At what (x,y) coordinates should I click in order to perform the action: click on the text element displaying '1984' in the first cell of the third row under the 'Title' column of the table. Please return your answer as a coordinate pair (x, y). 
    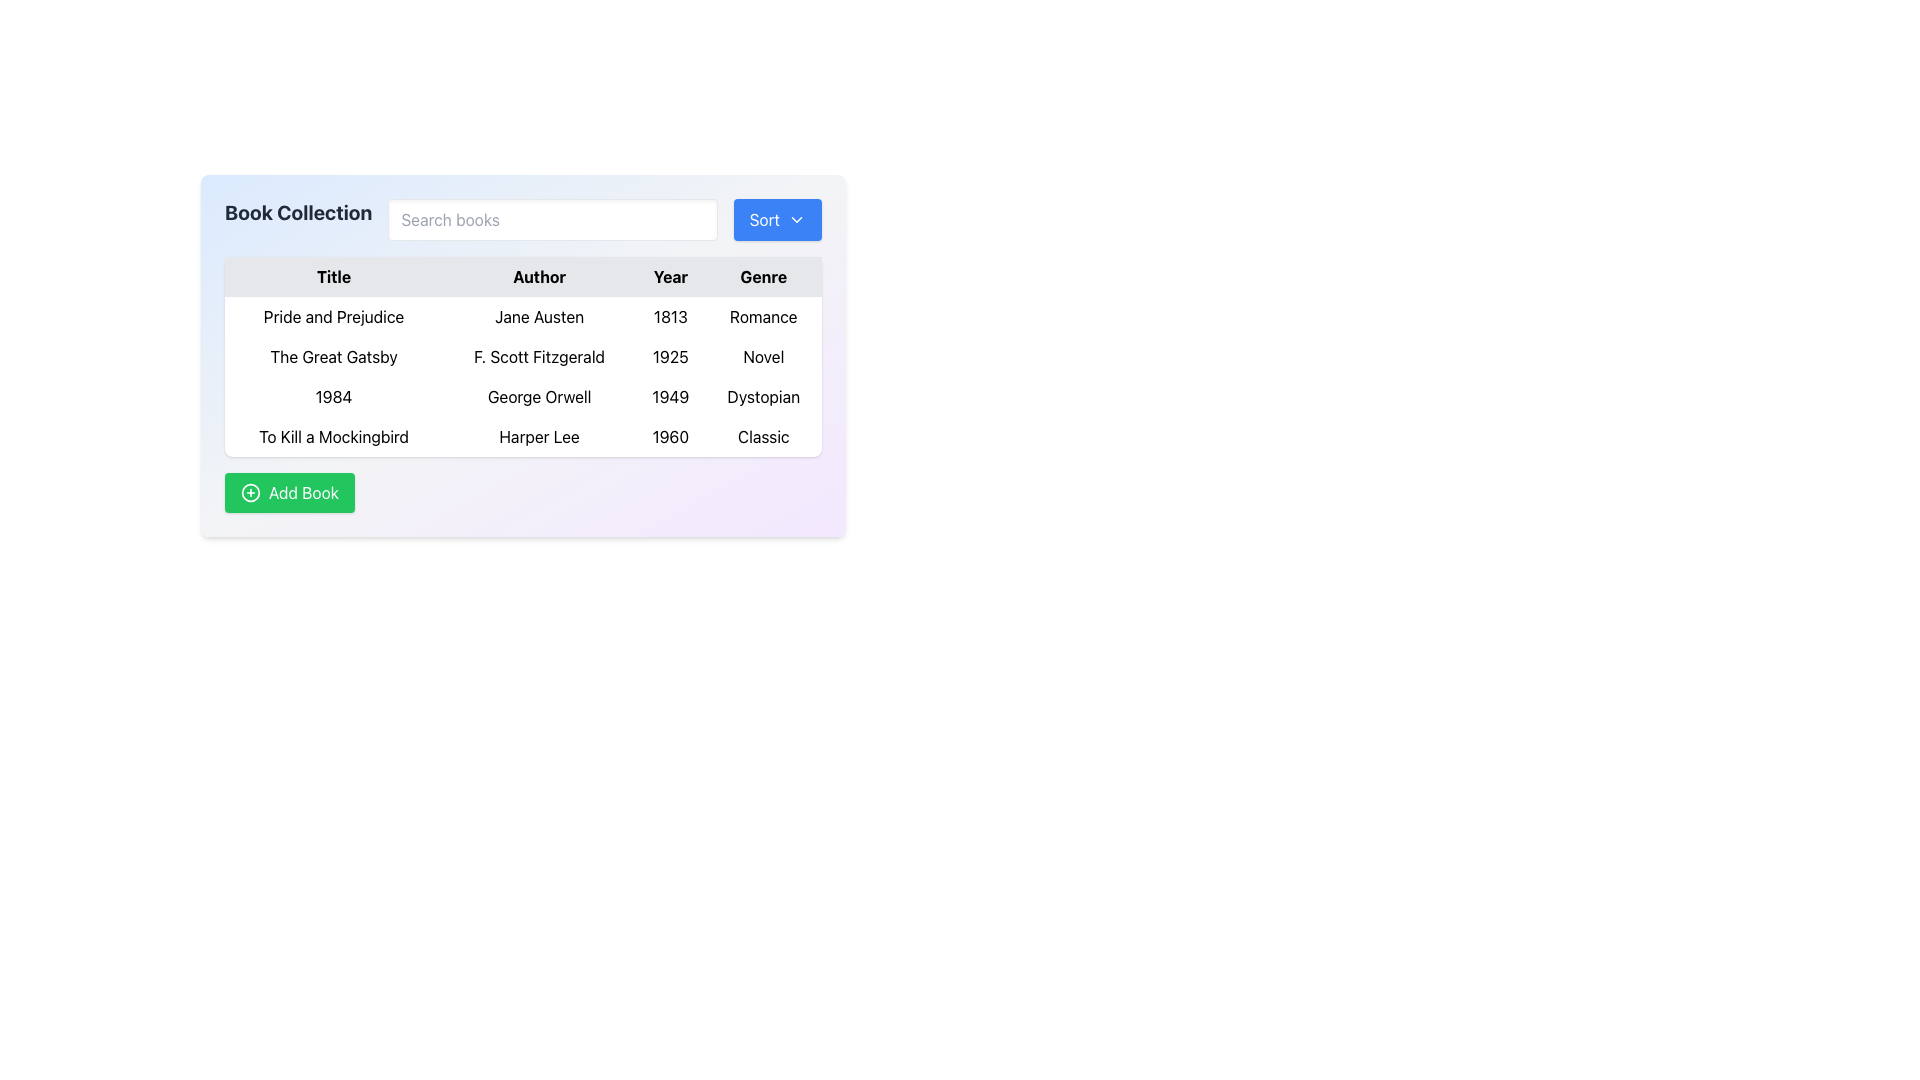
    Looking at the image, I should click on (334, 397).